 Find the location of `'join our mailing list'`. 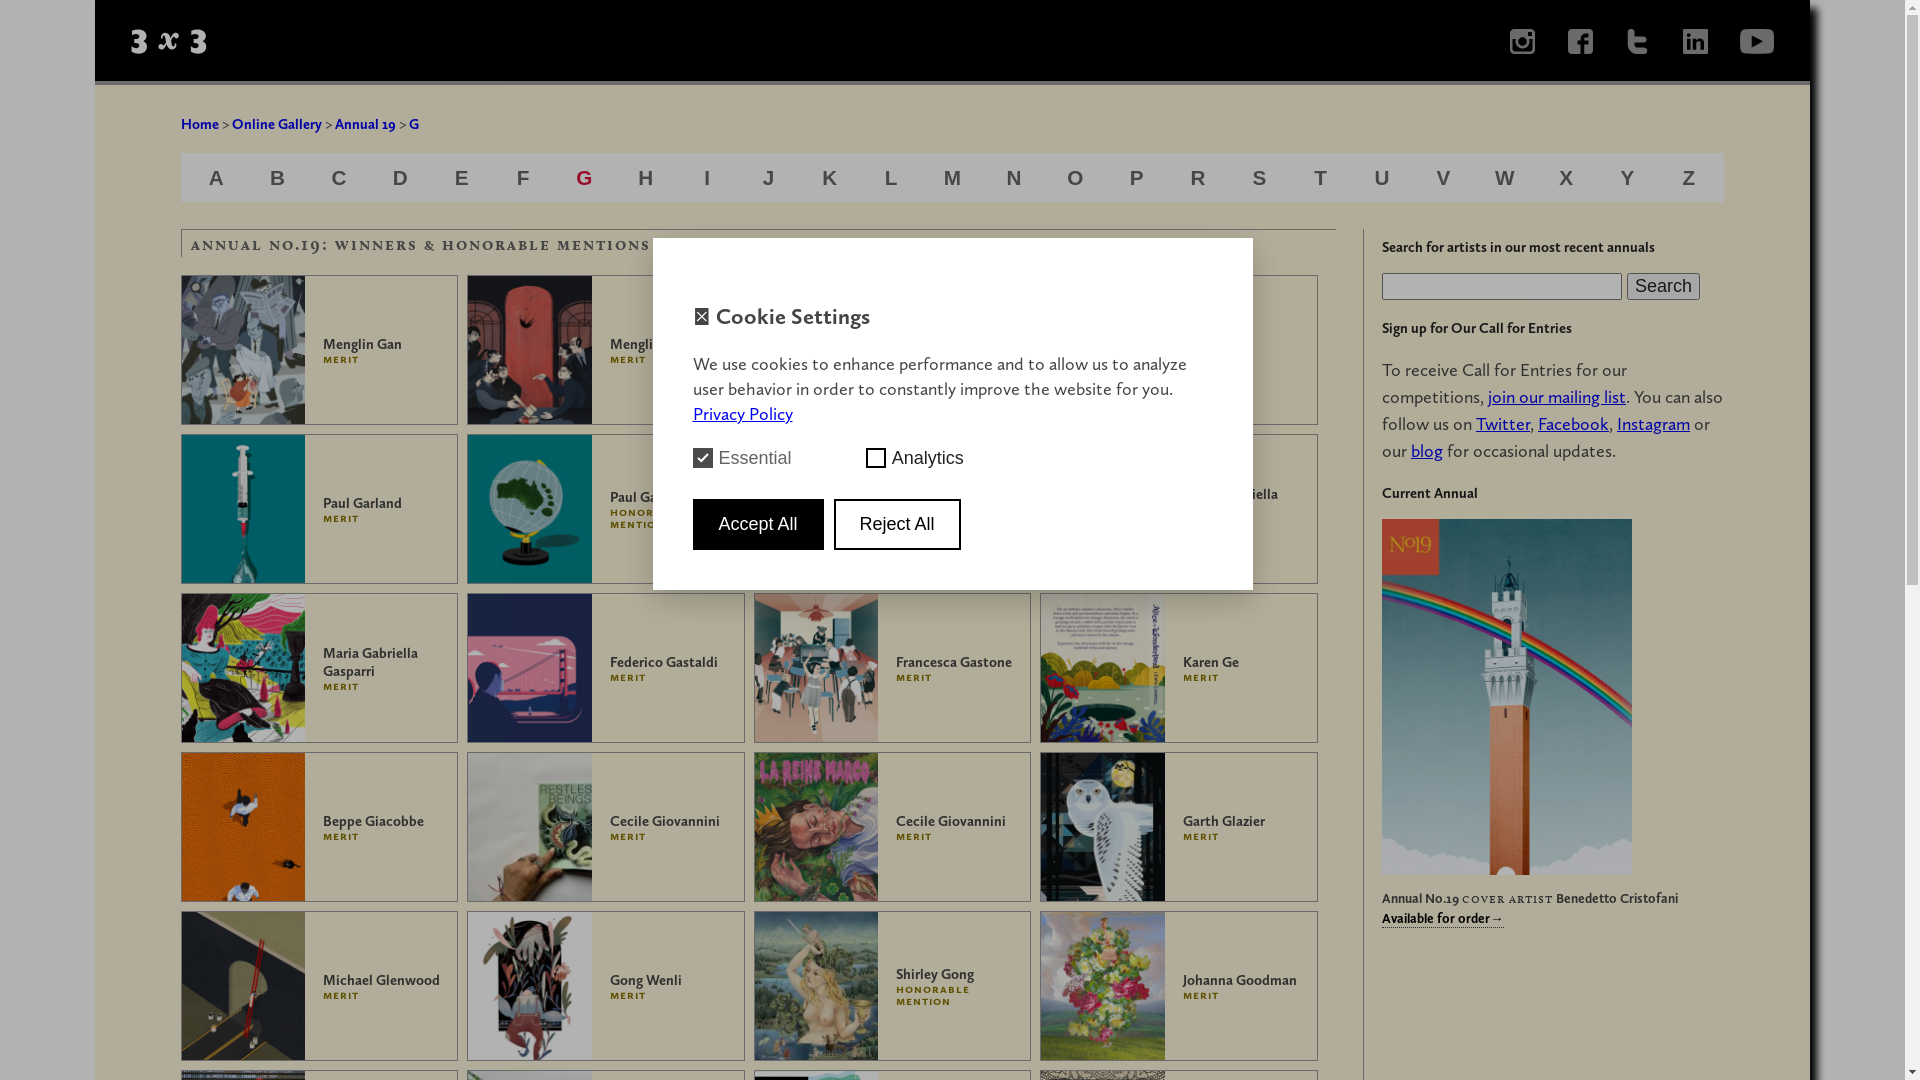

'join our mailing list' is located at coordinates (1555, 397).